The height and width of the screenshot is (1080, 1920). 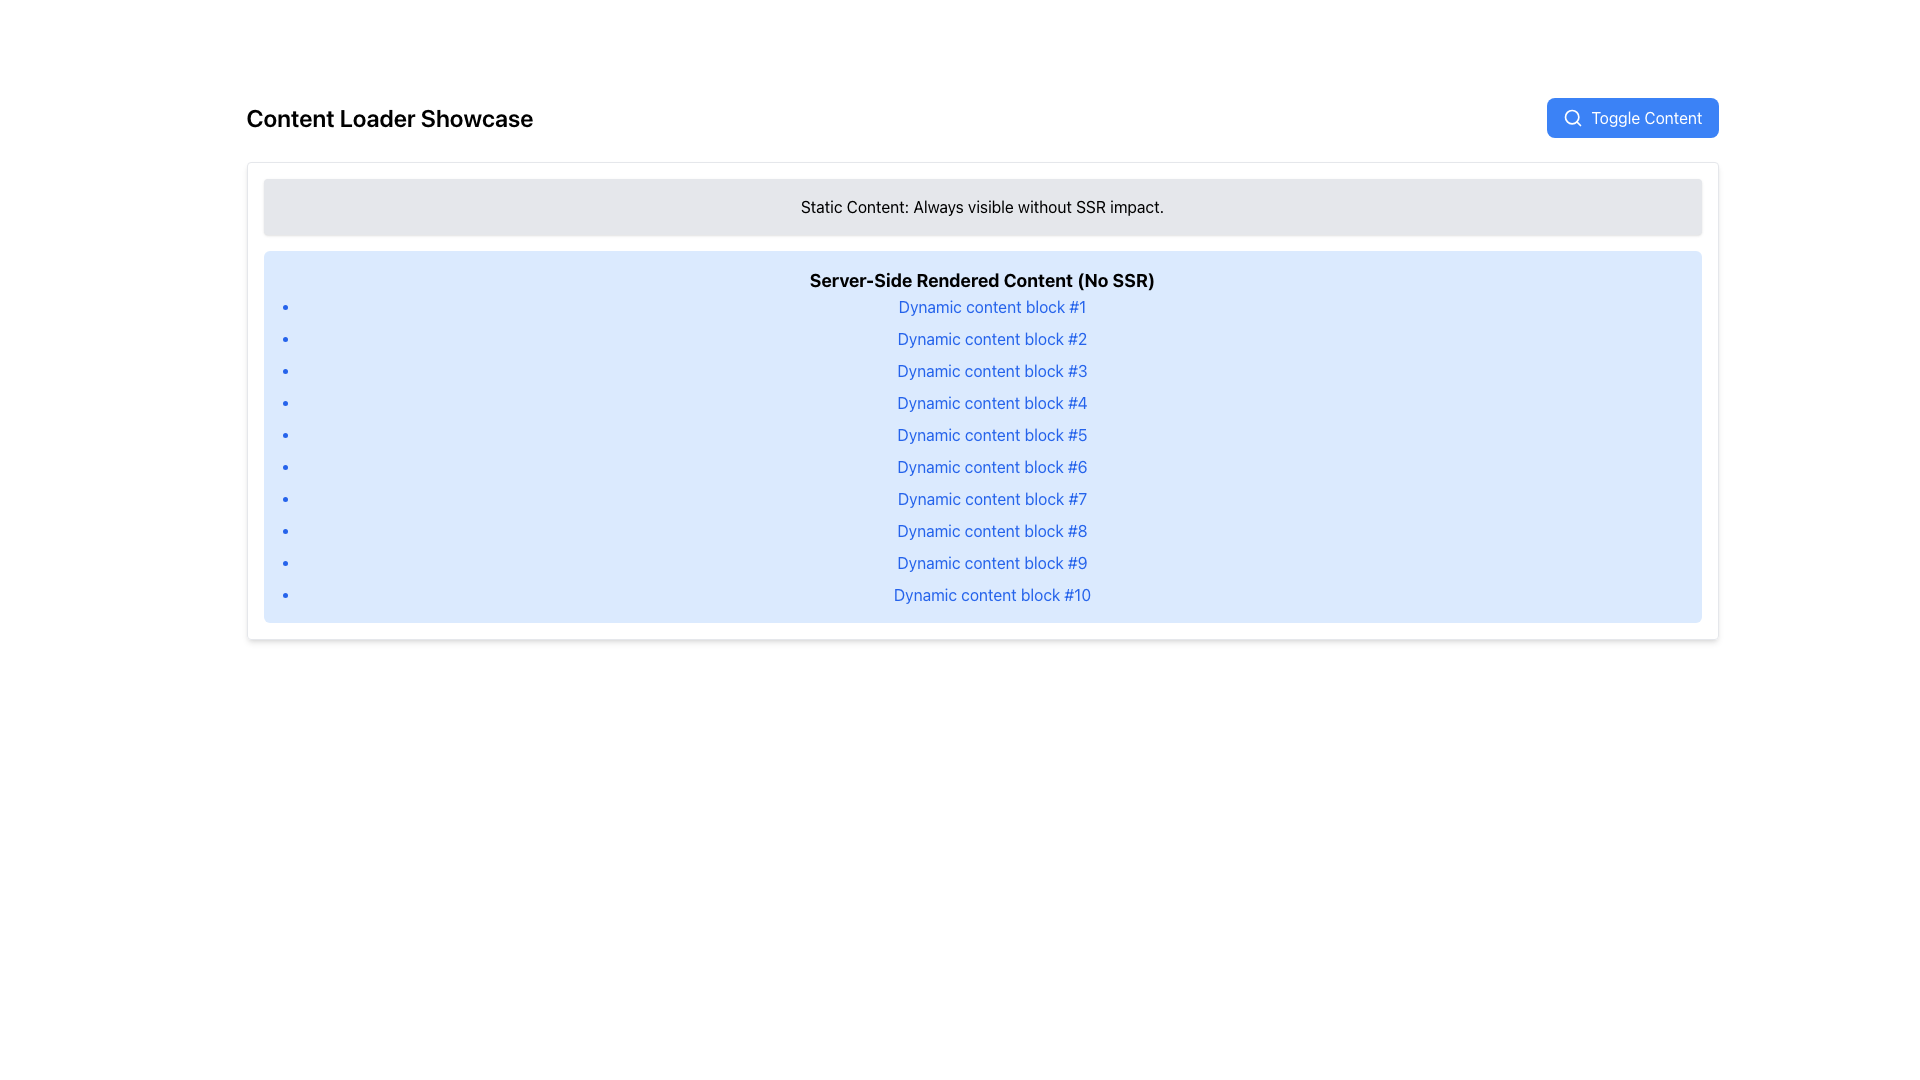 What do you see at coordinates (992, 466) in the screenshot?
I see `the static text element displaying 'Dynamic content block #6' in the vertically arranged list` at bounding box center [992, 466].